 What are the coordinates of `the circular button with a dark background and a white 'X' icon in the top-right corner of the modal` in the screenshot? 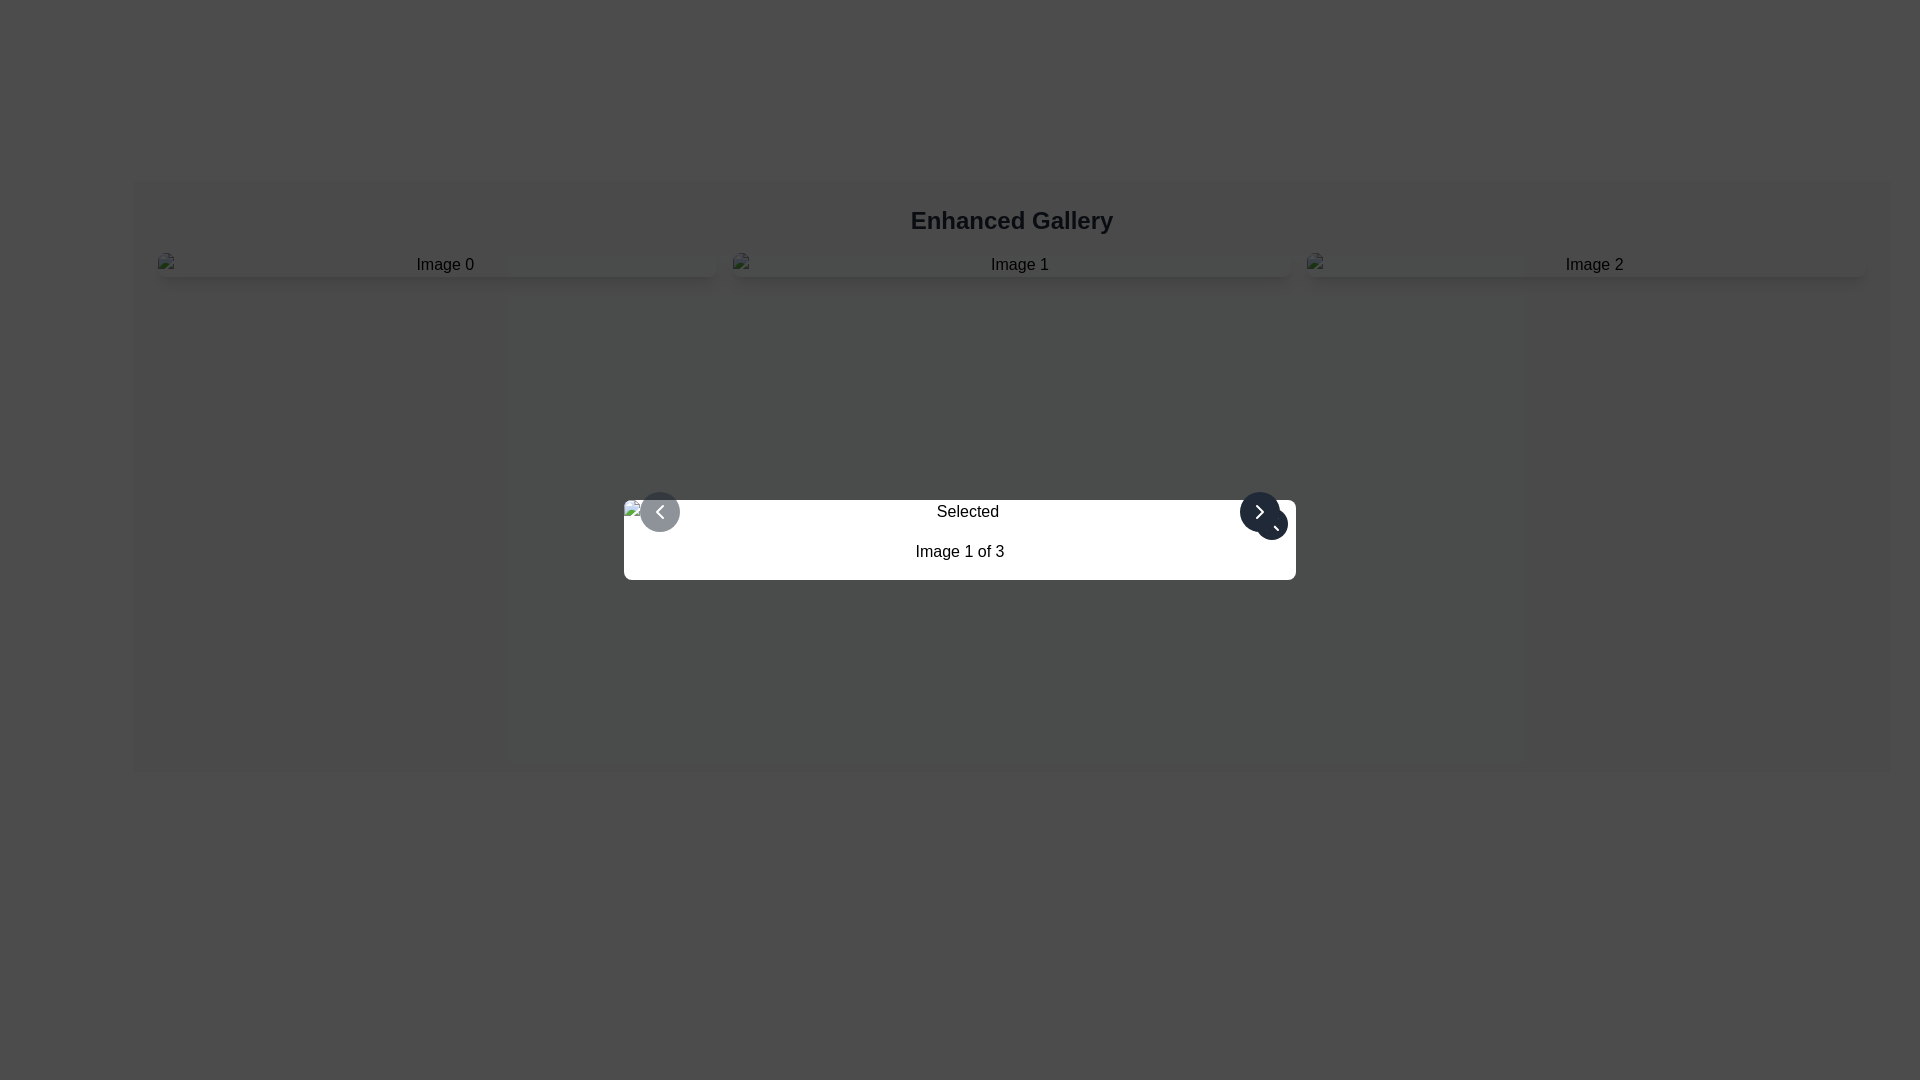 It's located at (1271, 523).